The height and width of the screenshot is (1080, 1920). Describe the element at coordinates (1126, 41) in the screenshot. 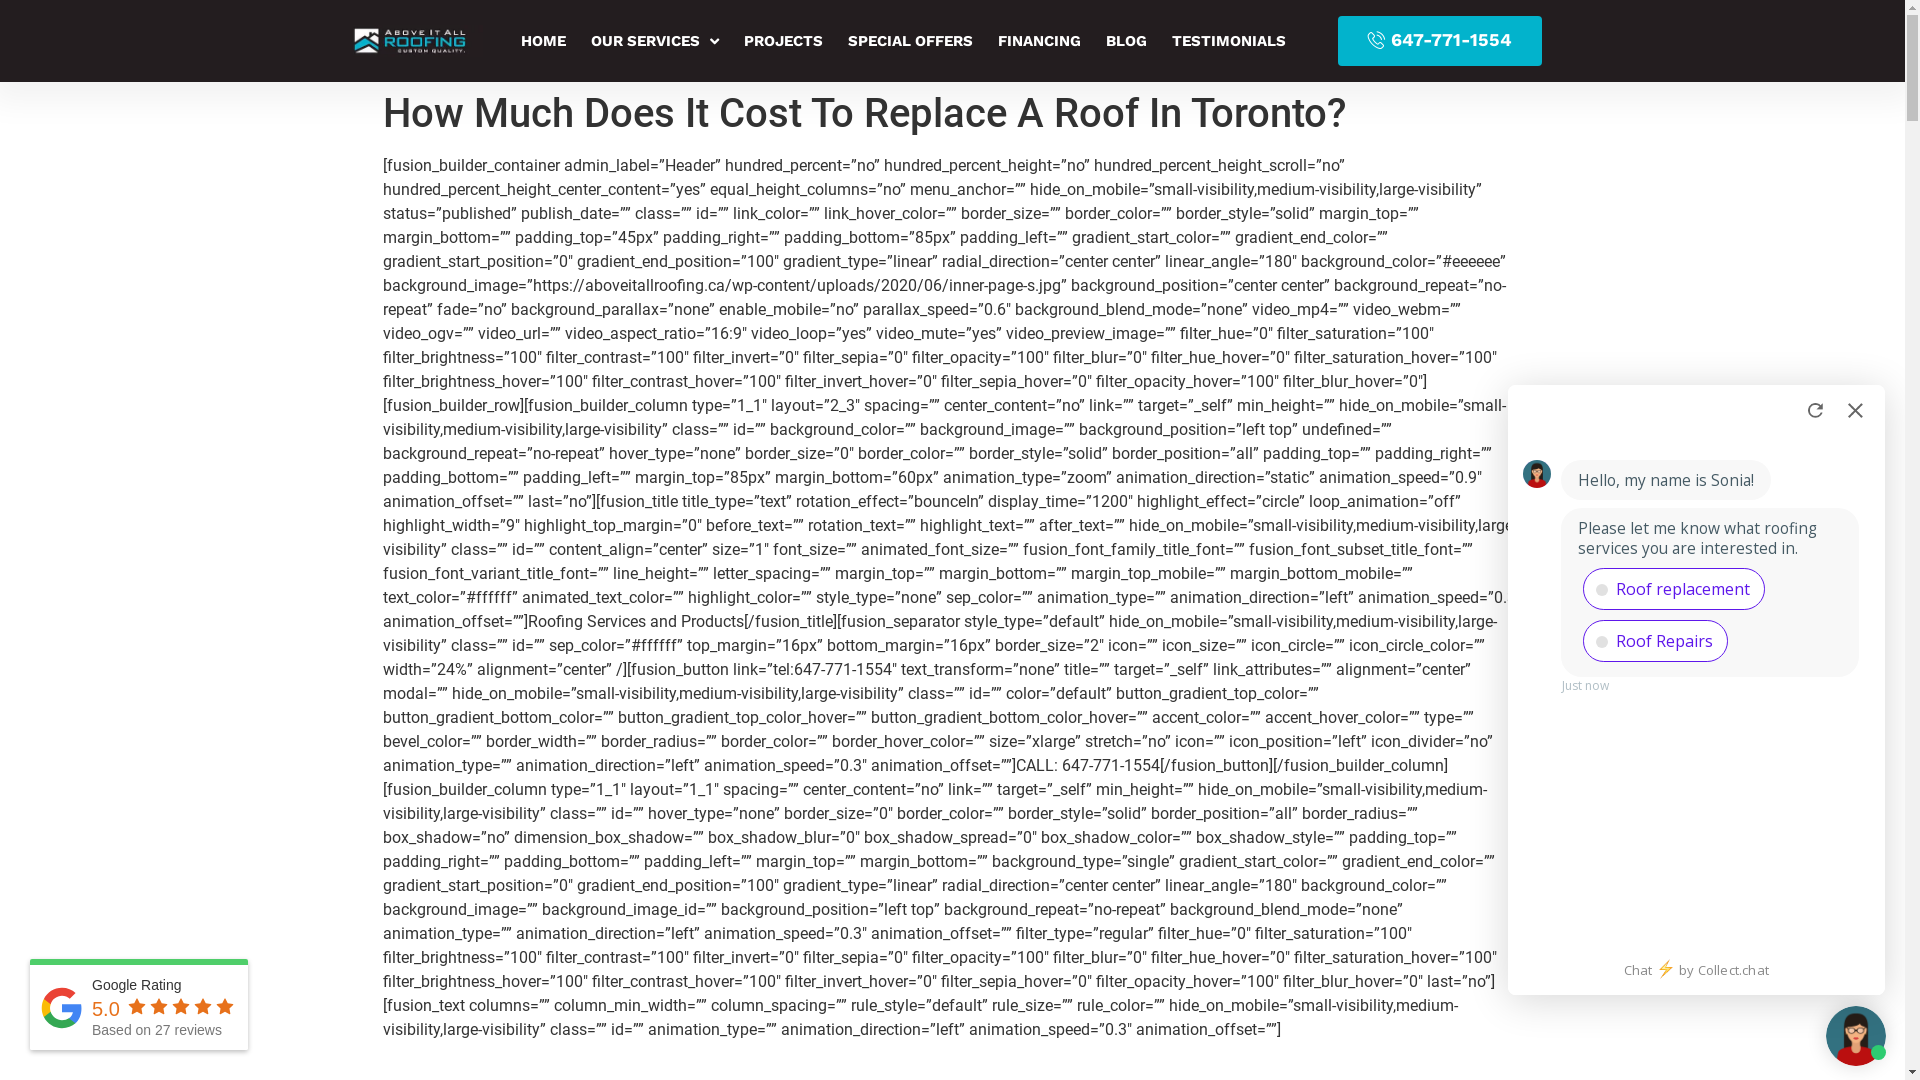

I see `'BLOG'` at that location.